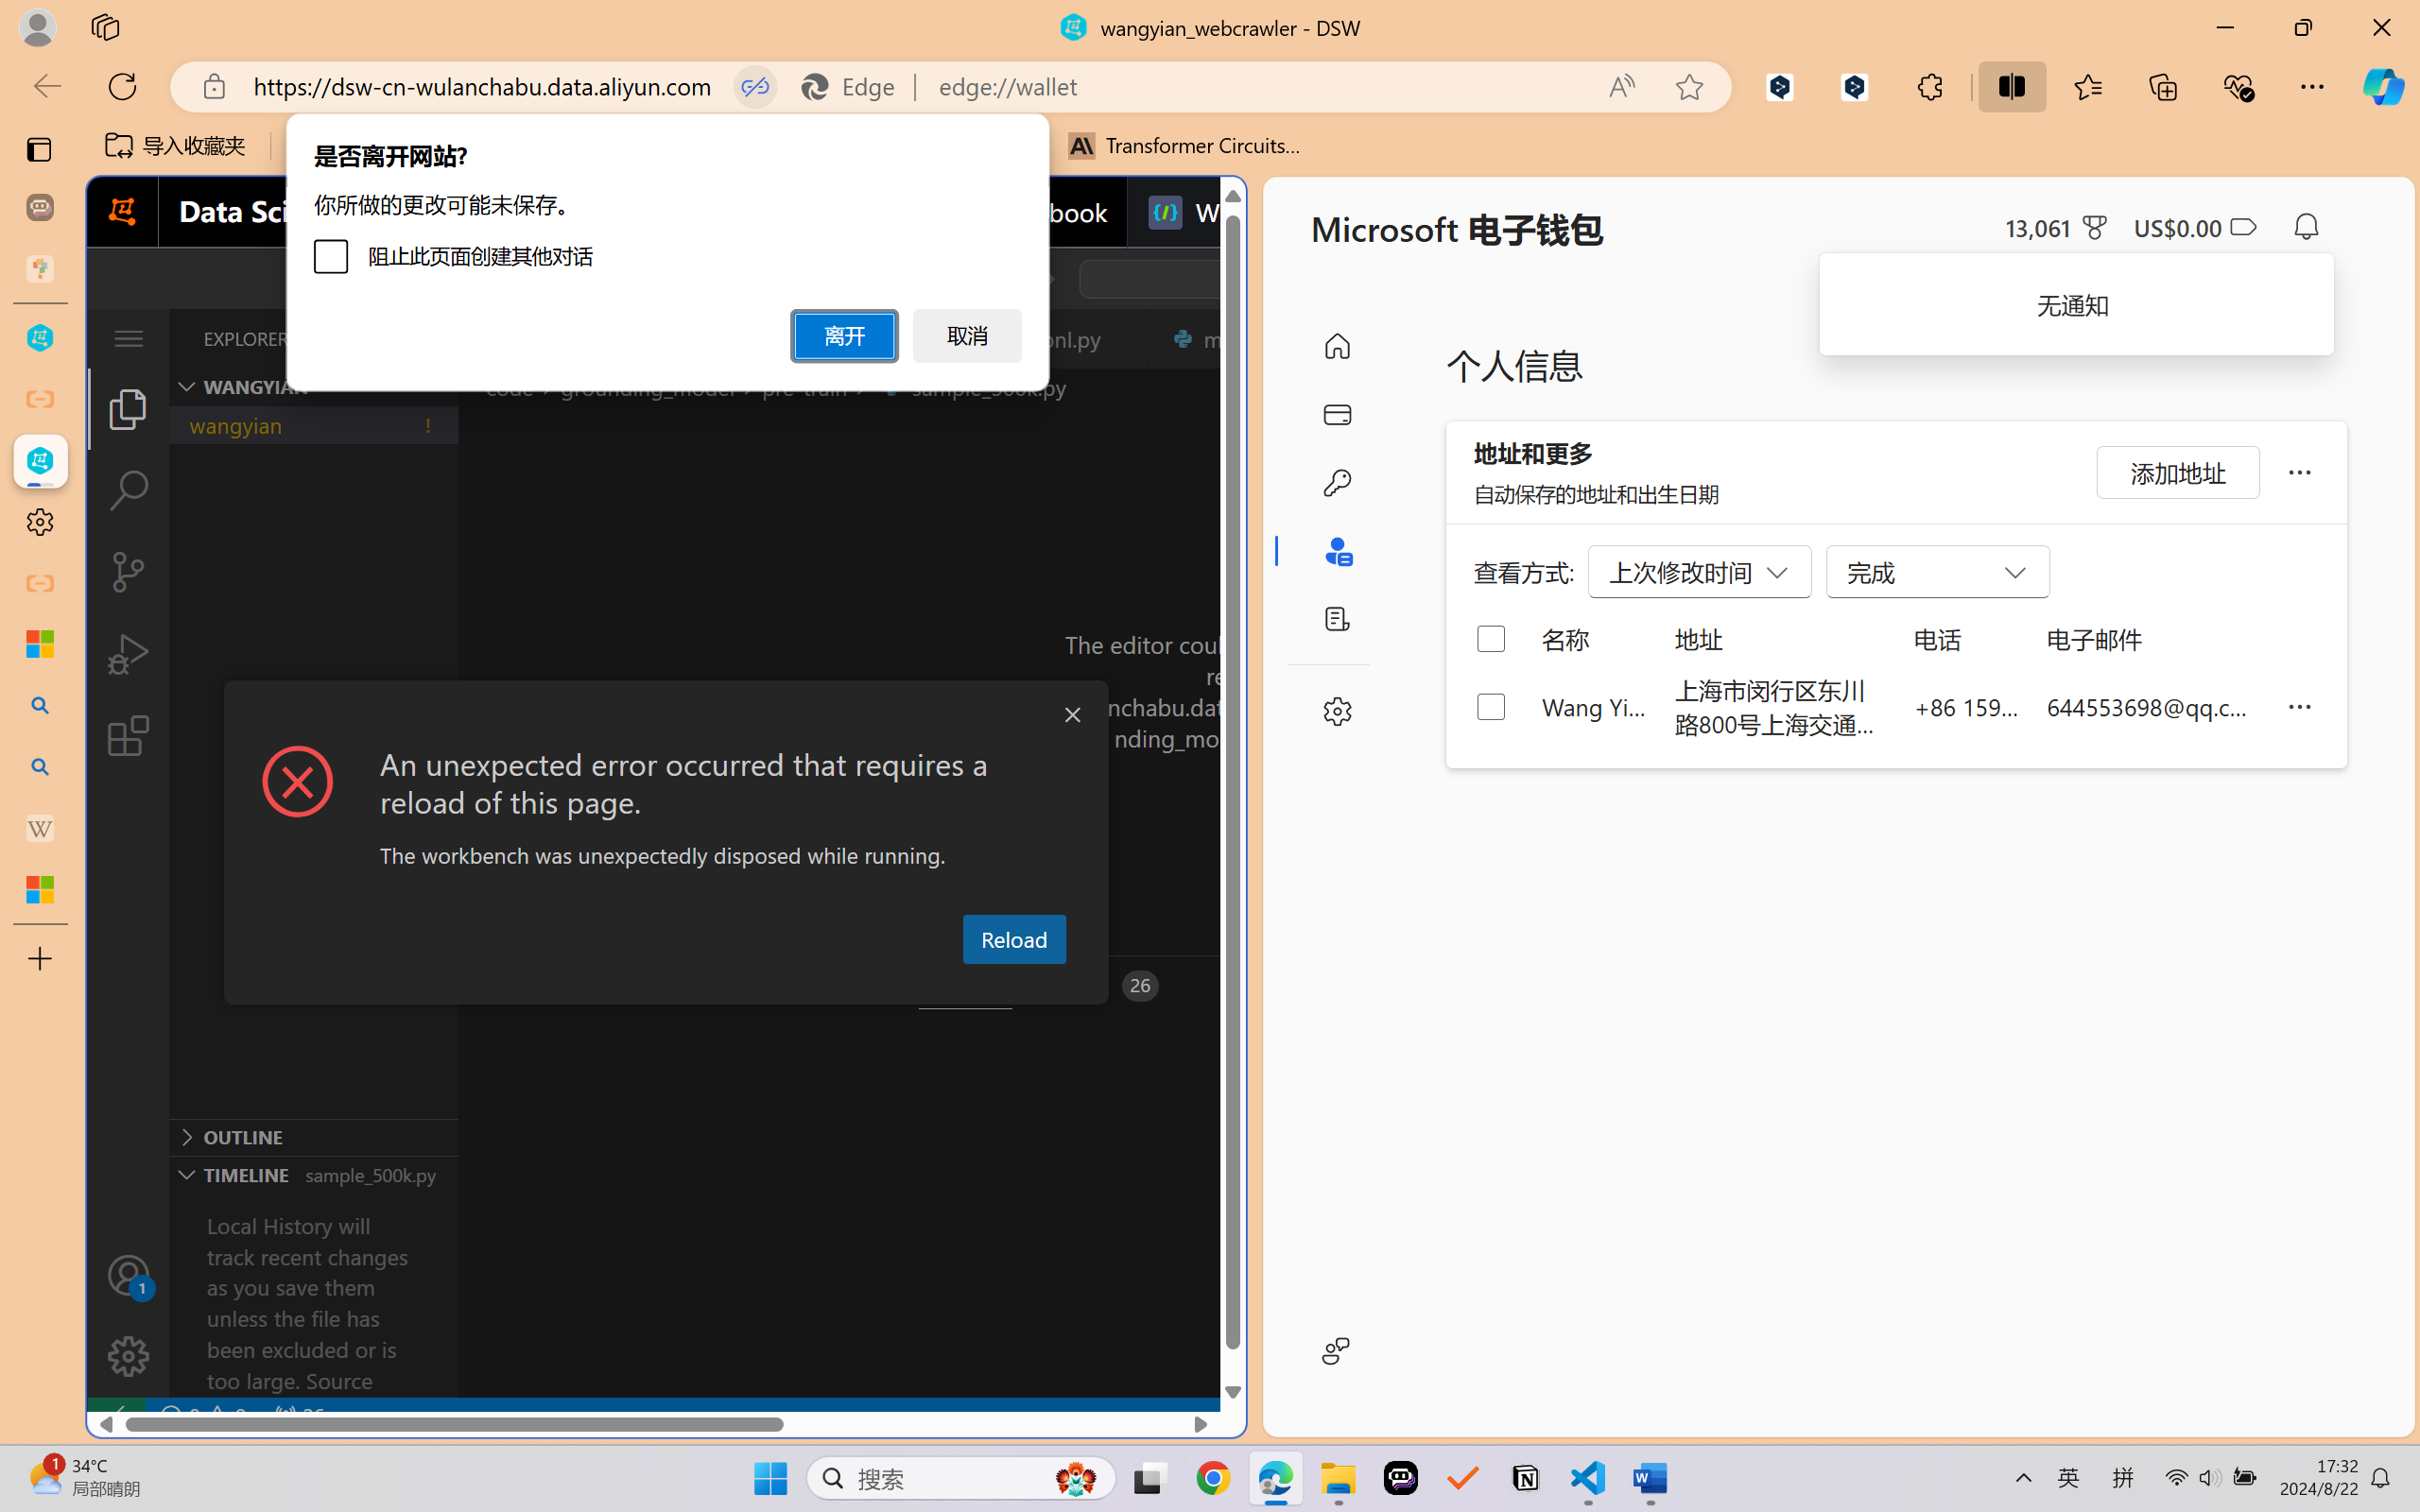  I want to click on 'Output (Ctrl+Shift+U)', so click(657, 986).